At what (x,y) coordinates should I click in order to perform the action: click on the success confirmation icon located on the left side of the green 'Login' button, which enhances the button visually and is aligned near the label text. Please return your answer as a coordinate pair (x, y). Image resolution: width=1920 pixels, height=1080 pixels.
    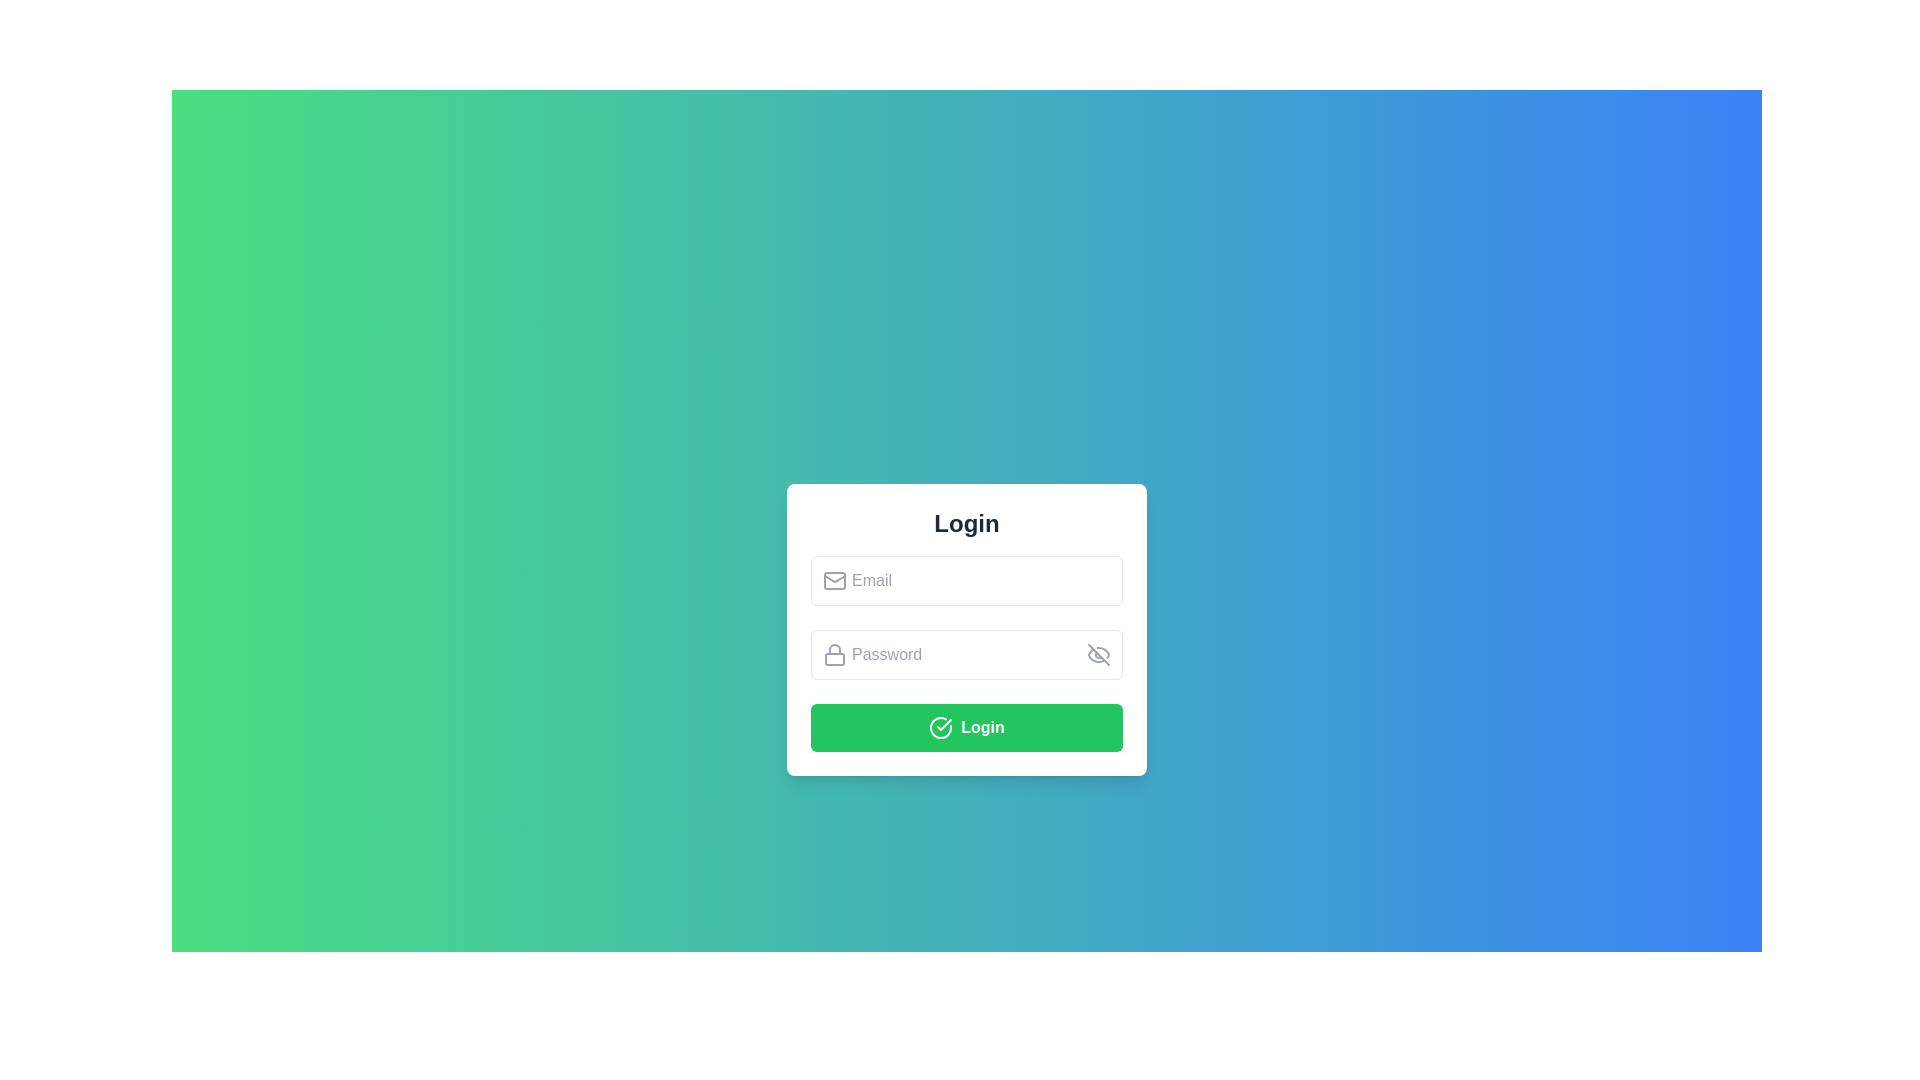
    Looking at the image, I should click on (940, 728).